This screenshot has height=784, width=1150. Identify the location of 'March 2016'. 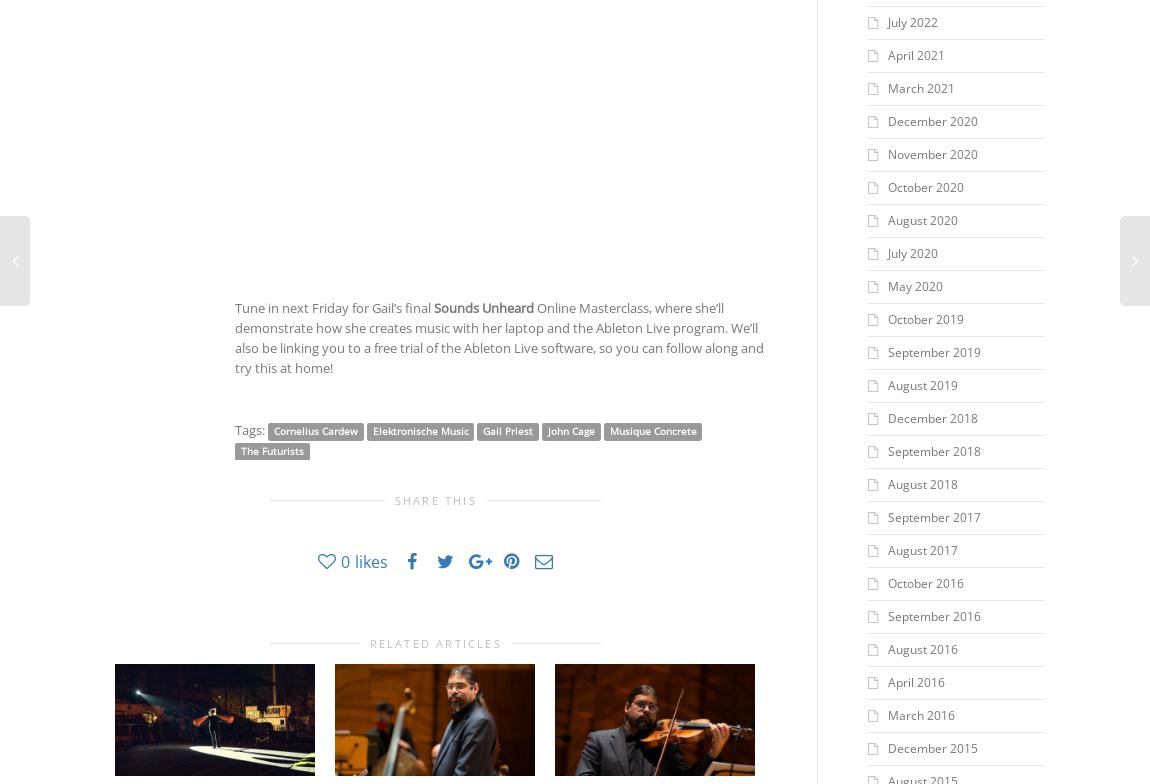
(920, 715).